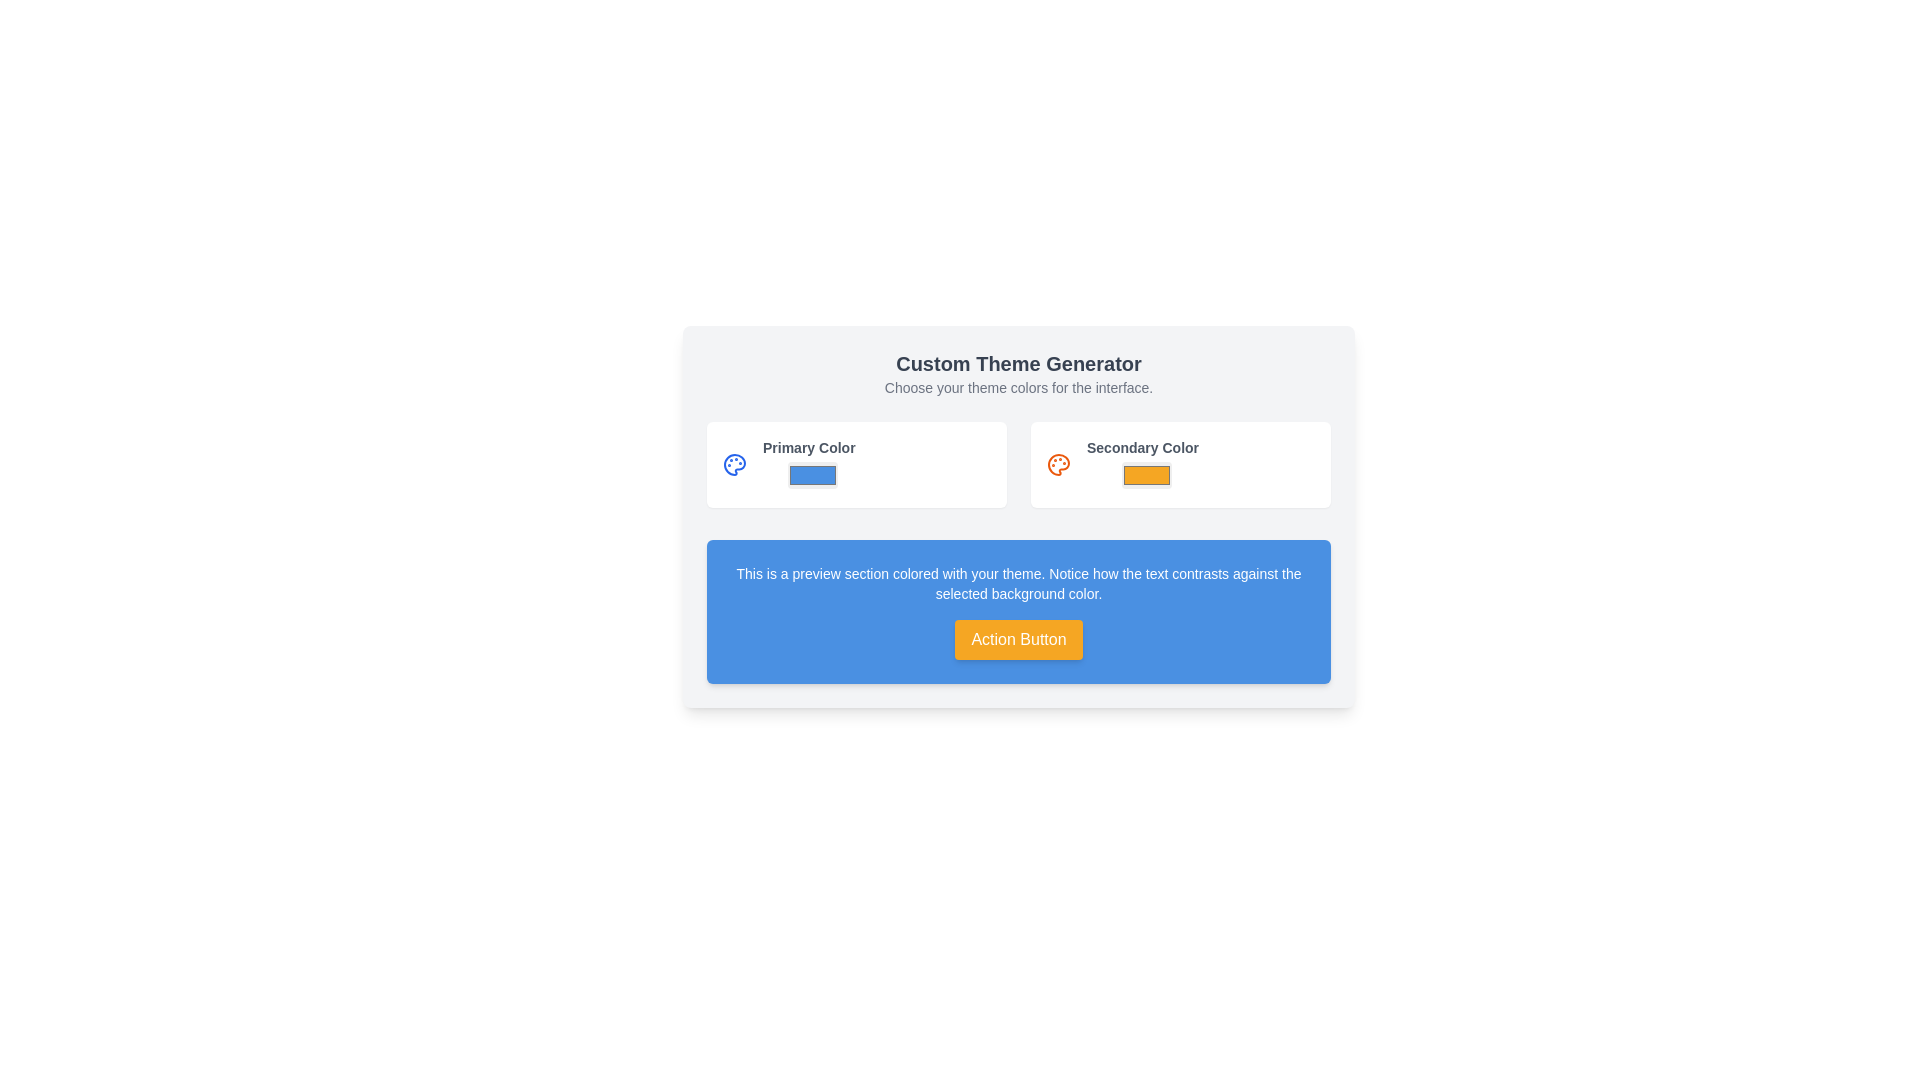 The width and height of the screenshot is (1920, 1080). What do you see at coordinates (813, 475) in the screenshot?
I see `the Color Picker Button located below the 'Primary Color' label` at bounding box center [813, 475].